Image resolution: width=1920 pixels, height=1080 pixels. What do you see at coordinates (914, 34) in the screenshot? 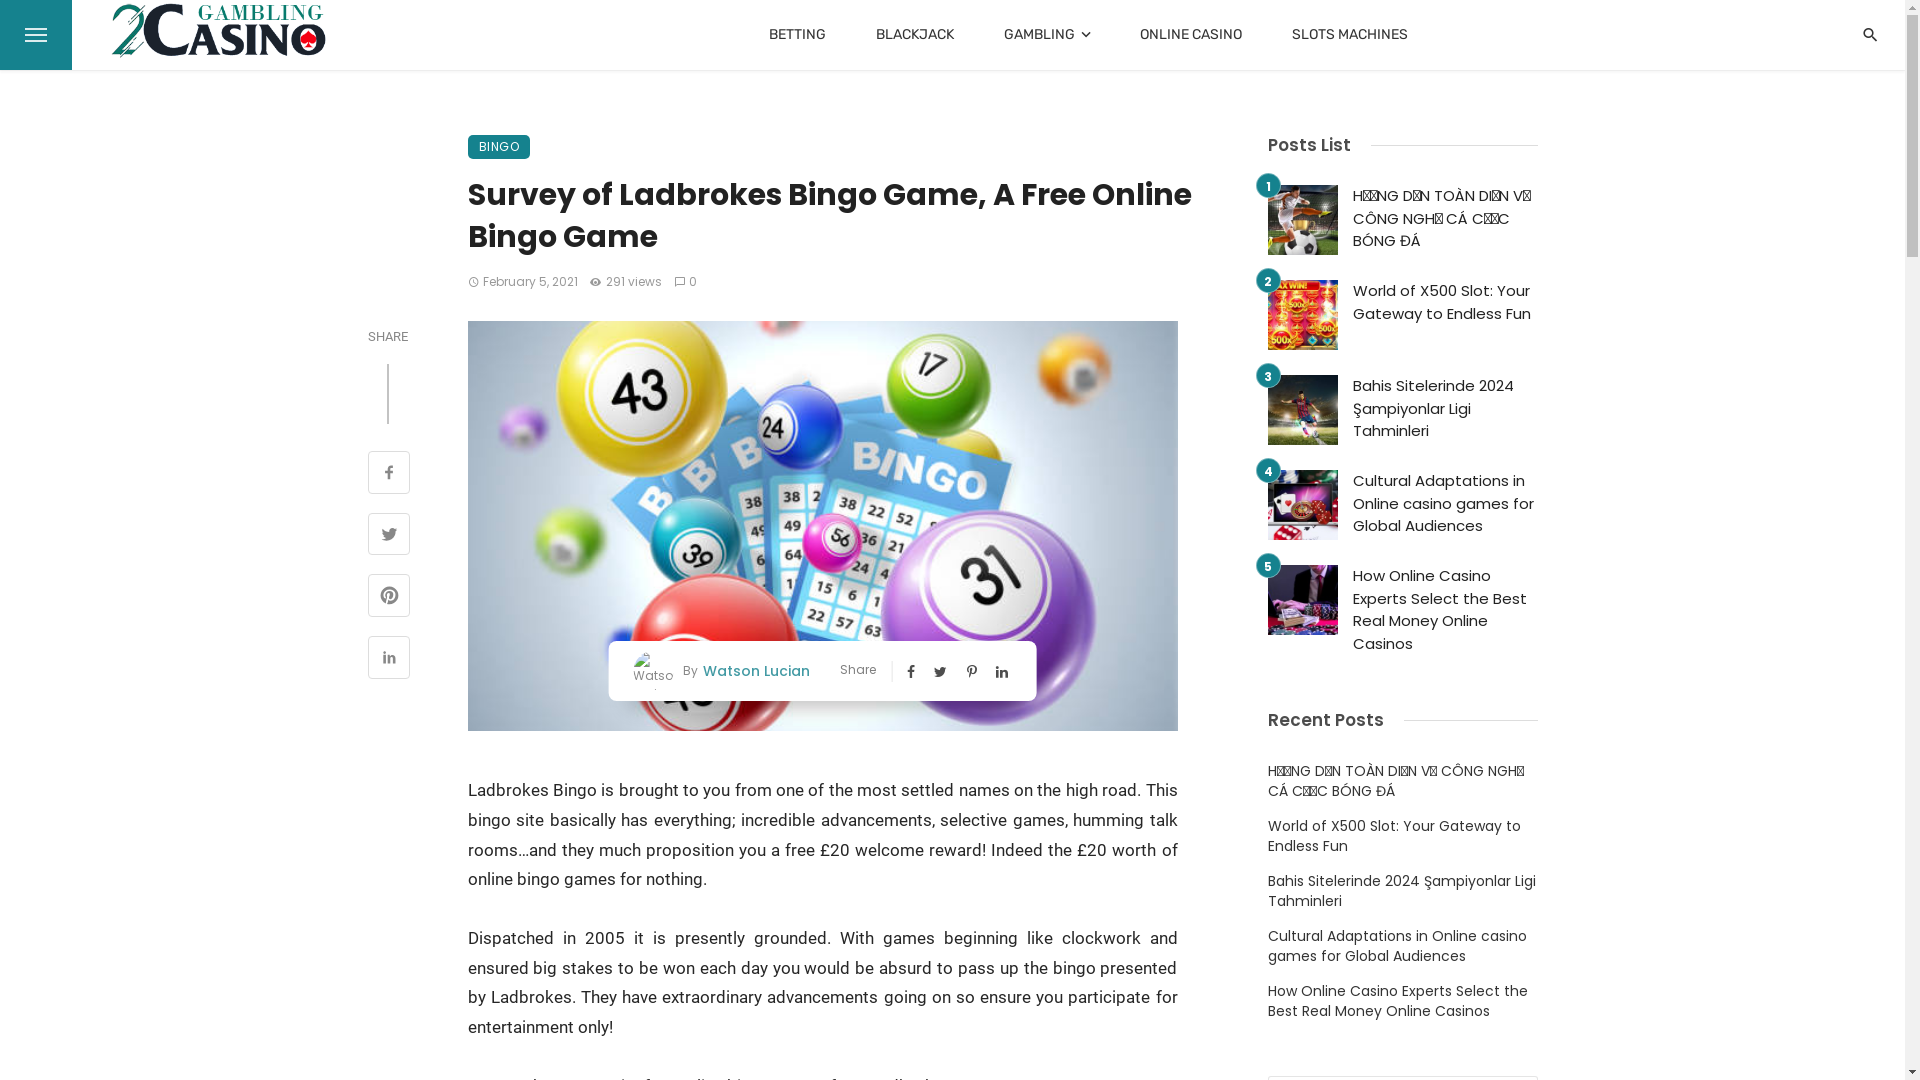
I see `'BLACKJACK'` at bounding box center [914, 34].